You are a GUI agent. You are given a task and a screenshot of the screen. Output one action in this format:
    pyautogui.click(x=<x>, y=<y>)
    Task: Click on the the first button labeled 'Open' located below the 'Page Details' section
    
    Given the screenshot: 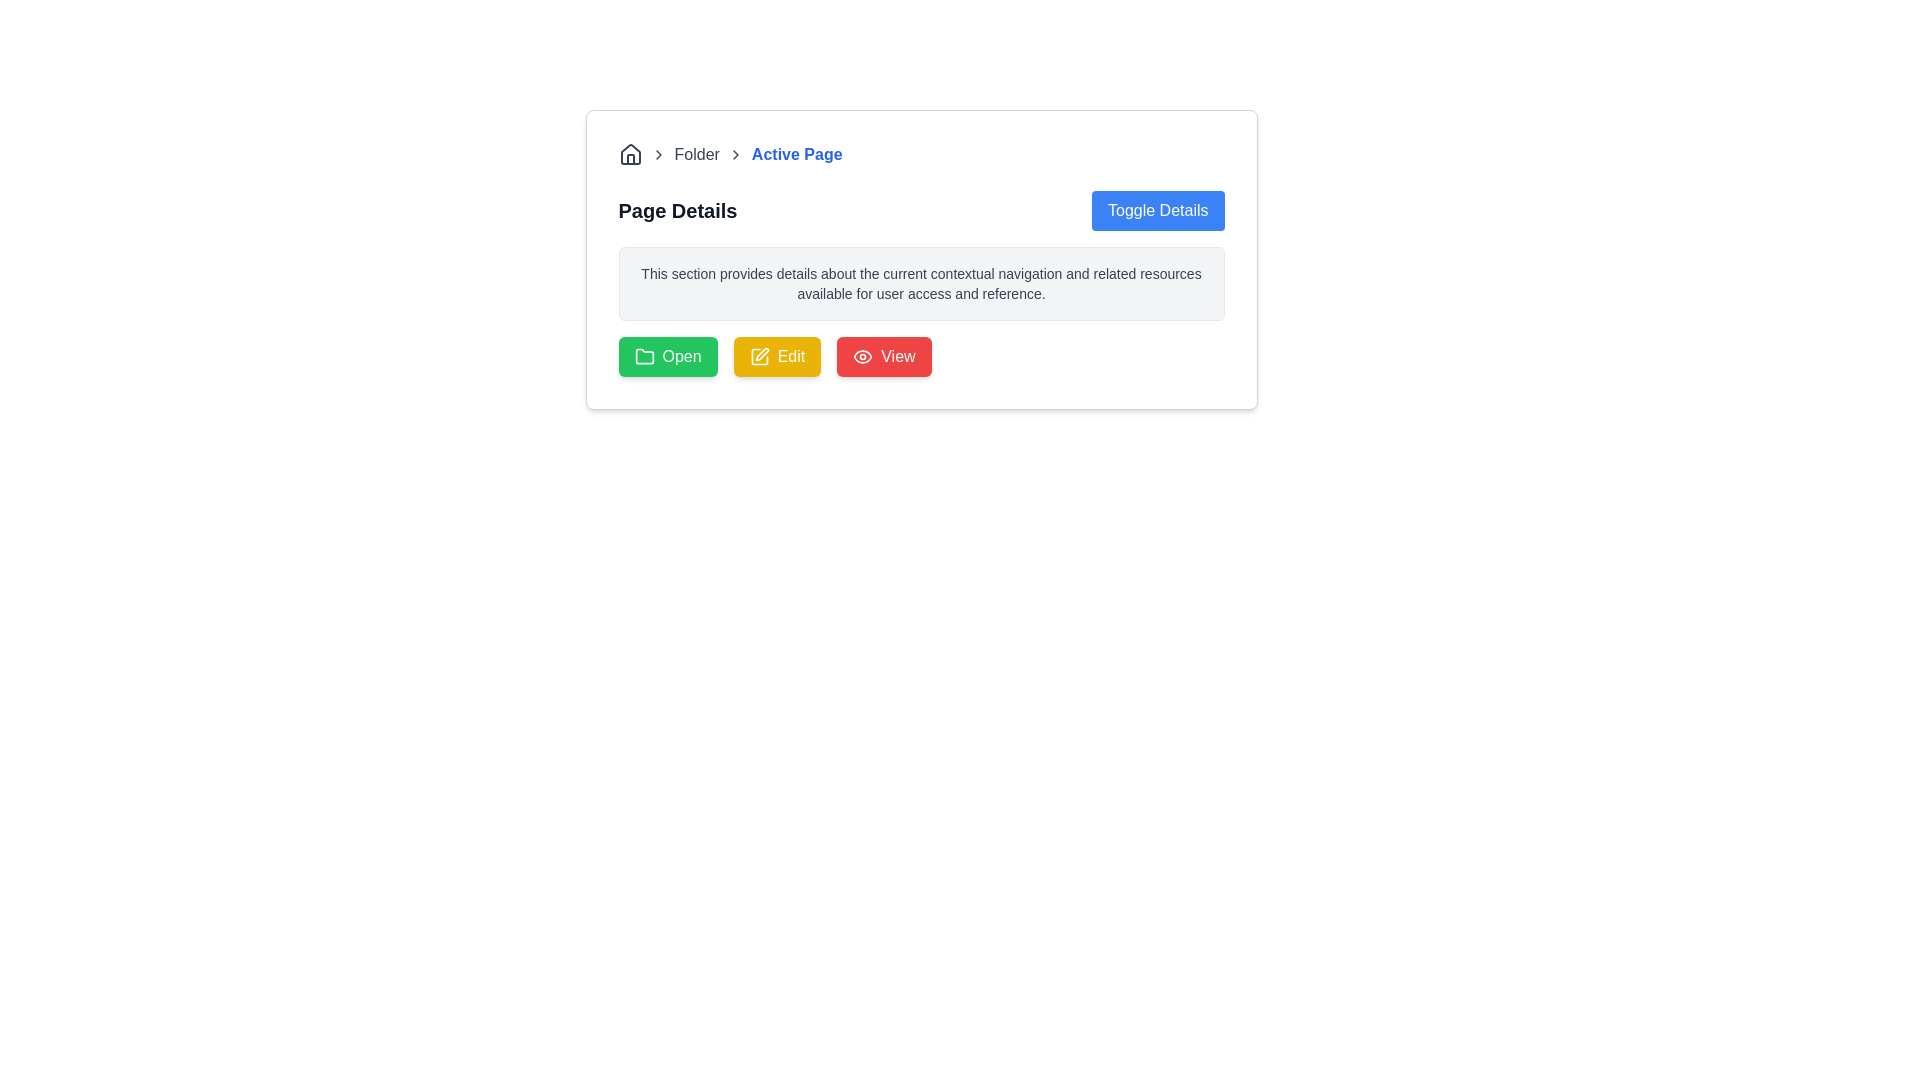 What is the action you would take?
    pyautogui.click(x=668, y=356)
    